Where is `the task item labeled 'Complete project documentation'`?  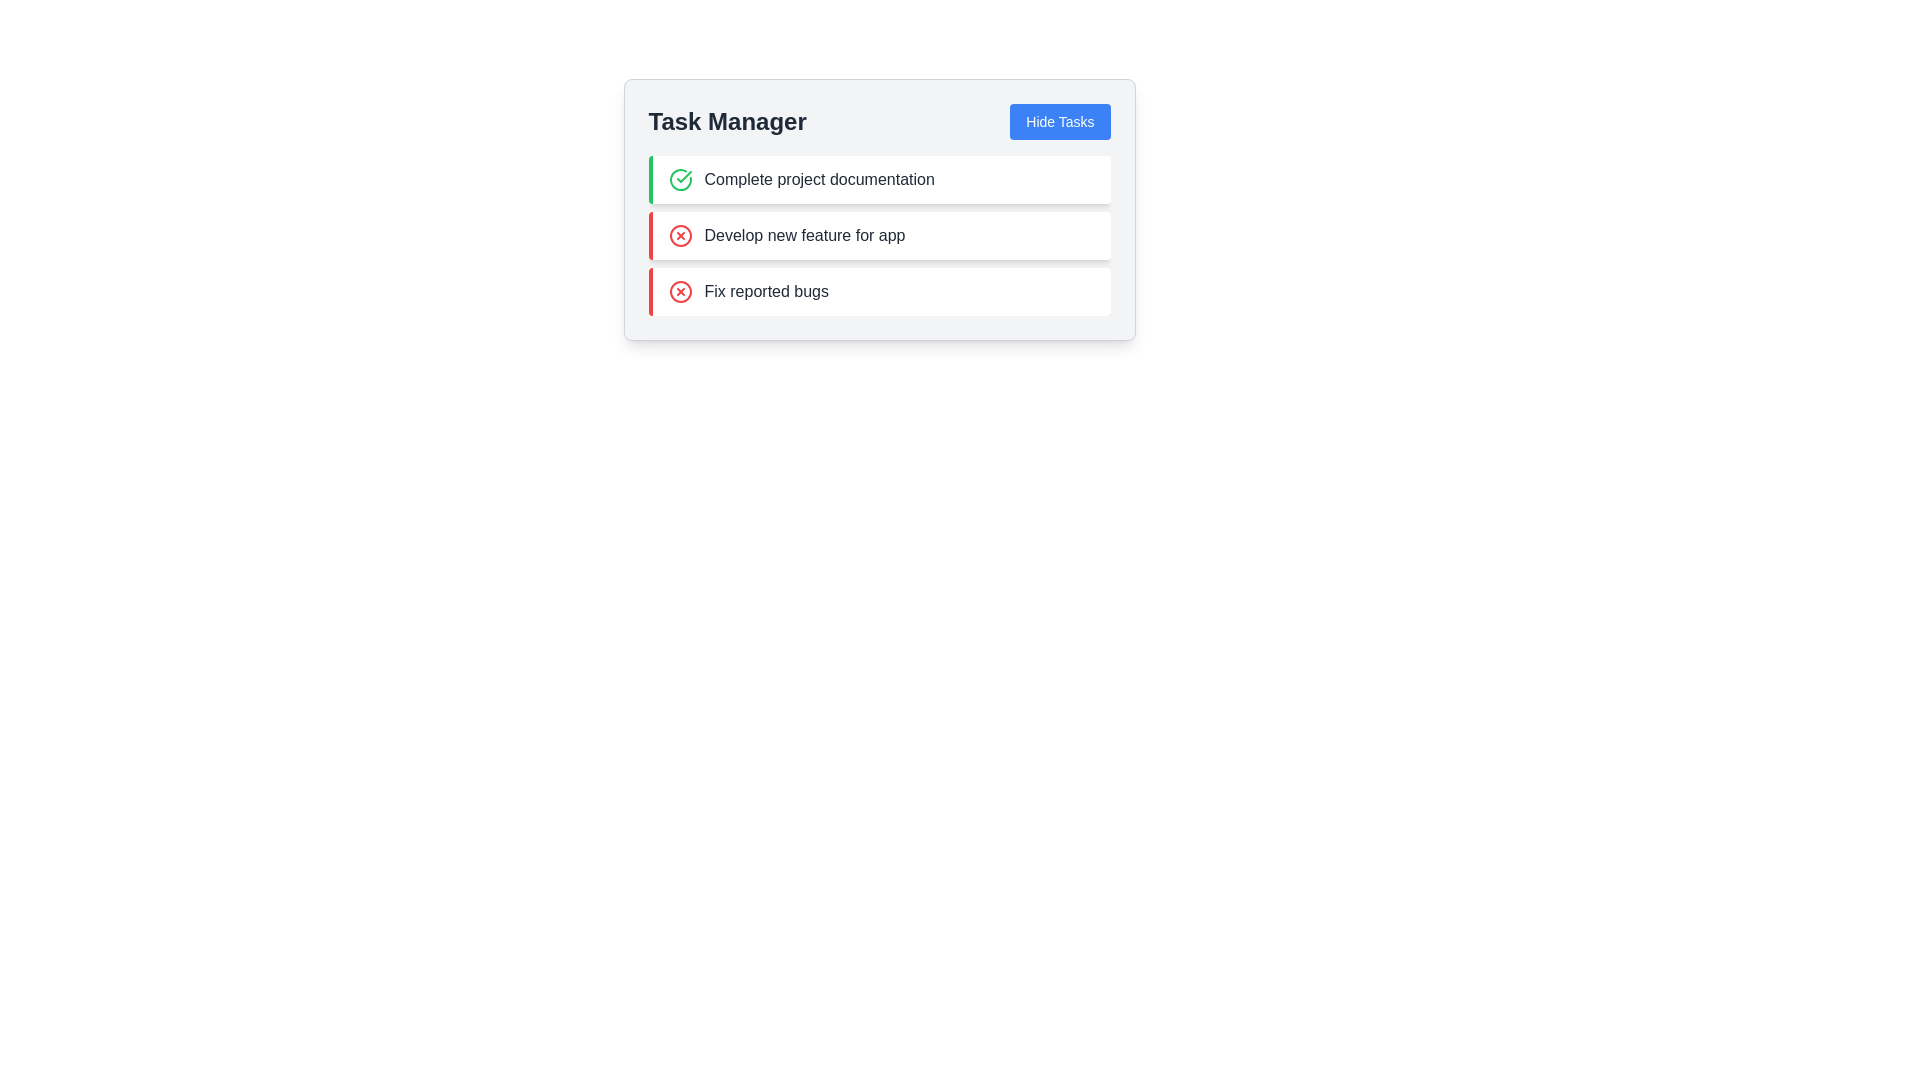
the task item labeled 'Complete project documentation' is located at coordinates (879, 180).